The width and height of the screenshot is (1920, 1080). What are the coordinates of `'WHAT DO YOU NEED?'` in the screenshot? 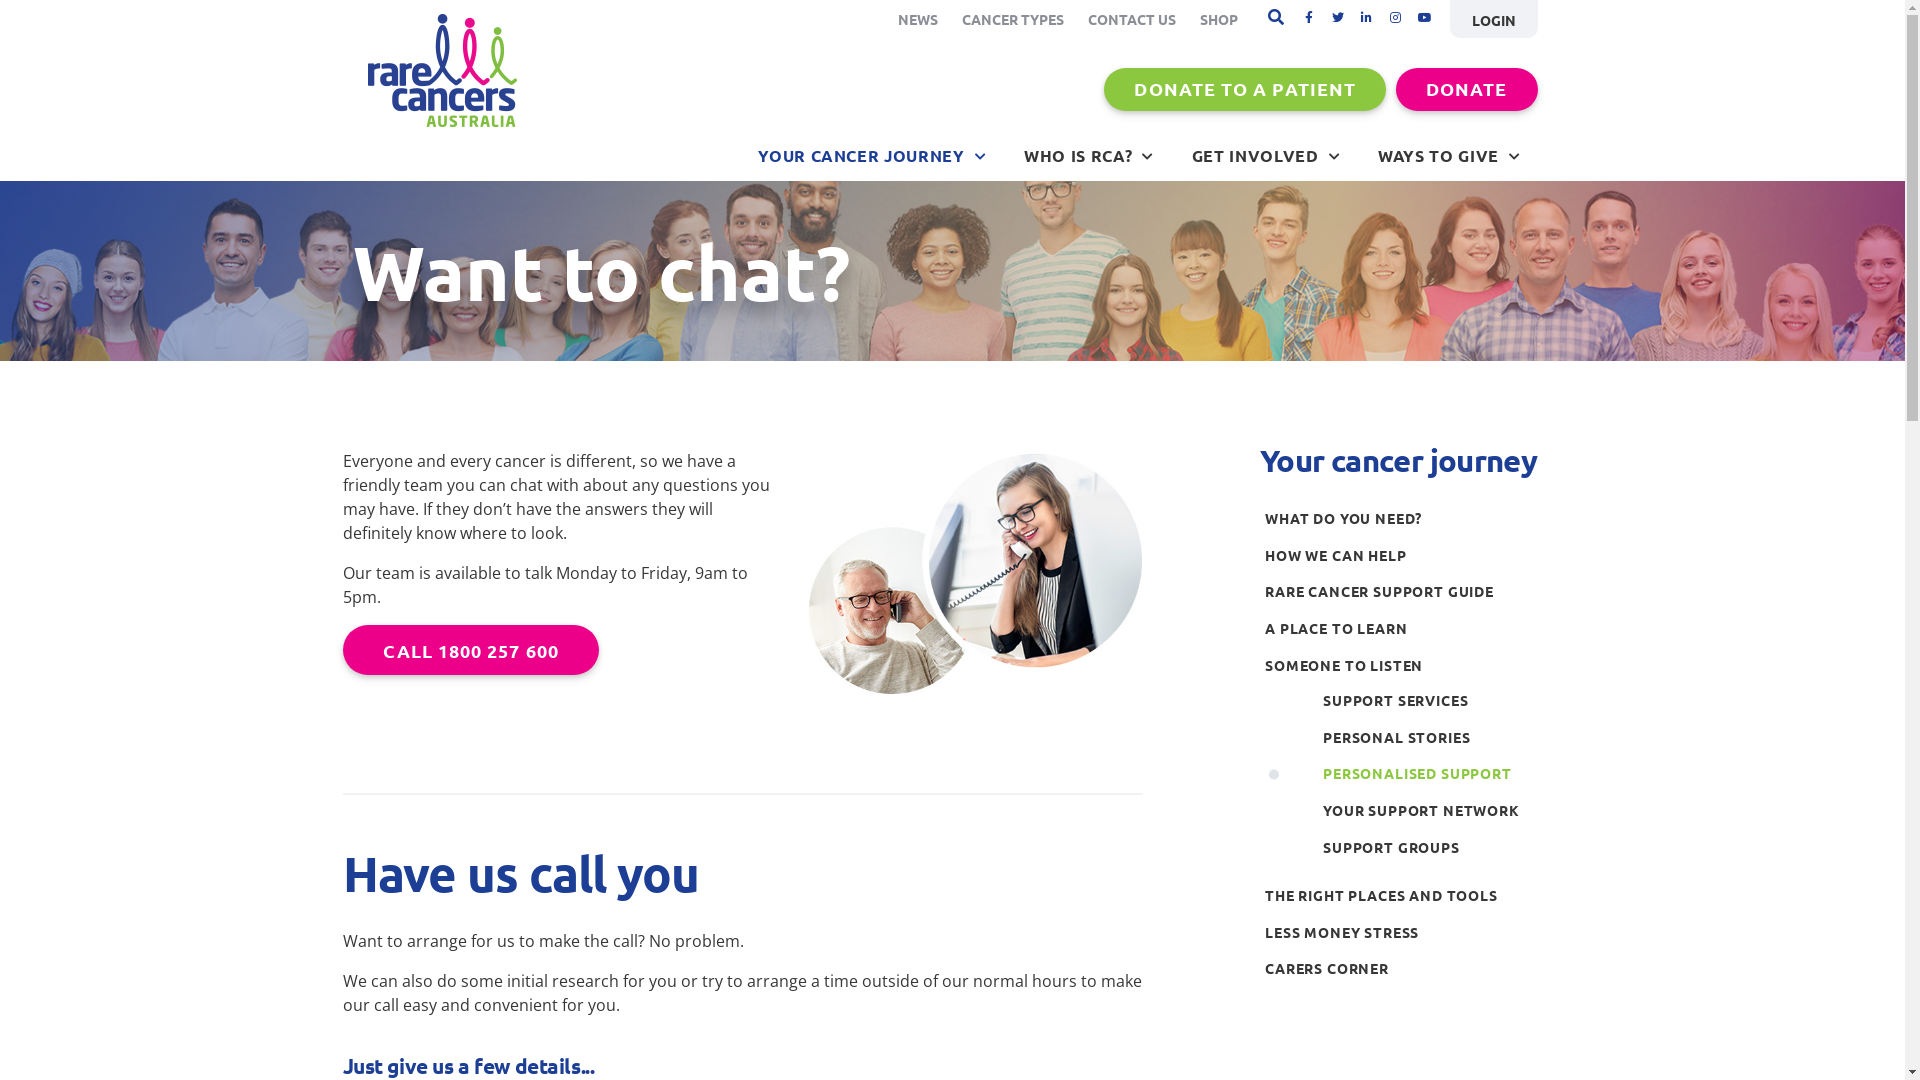 It's located at (1405, 517).